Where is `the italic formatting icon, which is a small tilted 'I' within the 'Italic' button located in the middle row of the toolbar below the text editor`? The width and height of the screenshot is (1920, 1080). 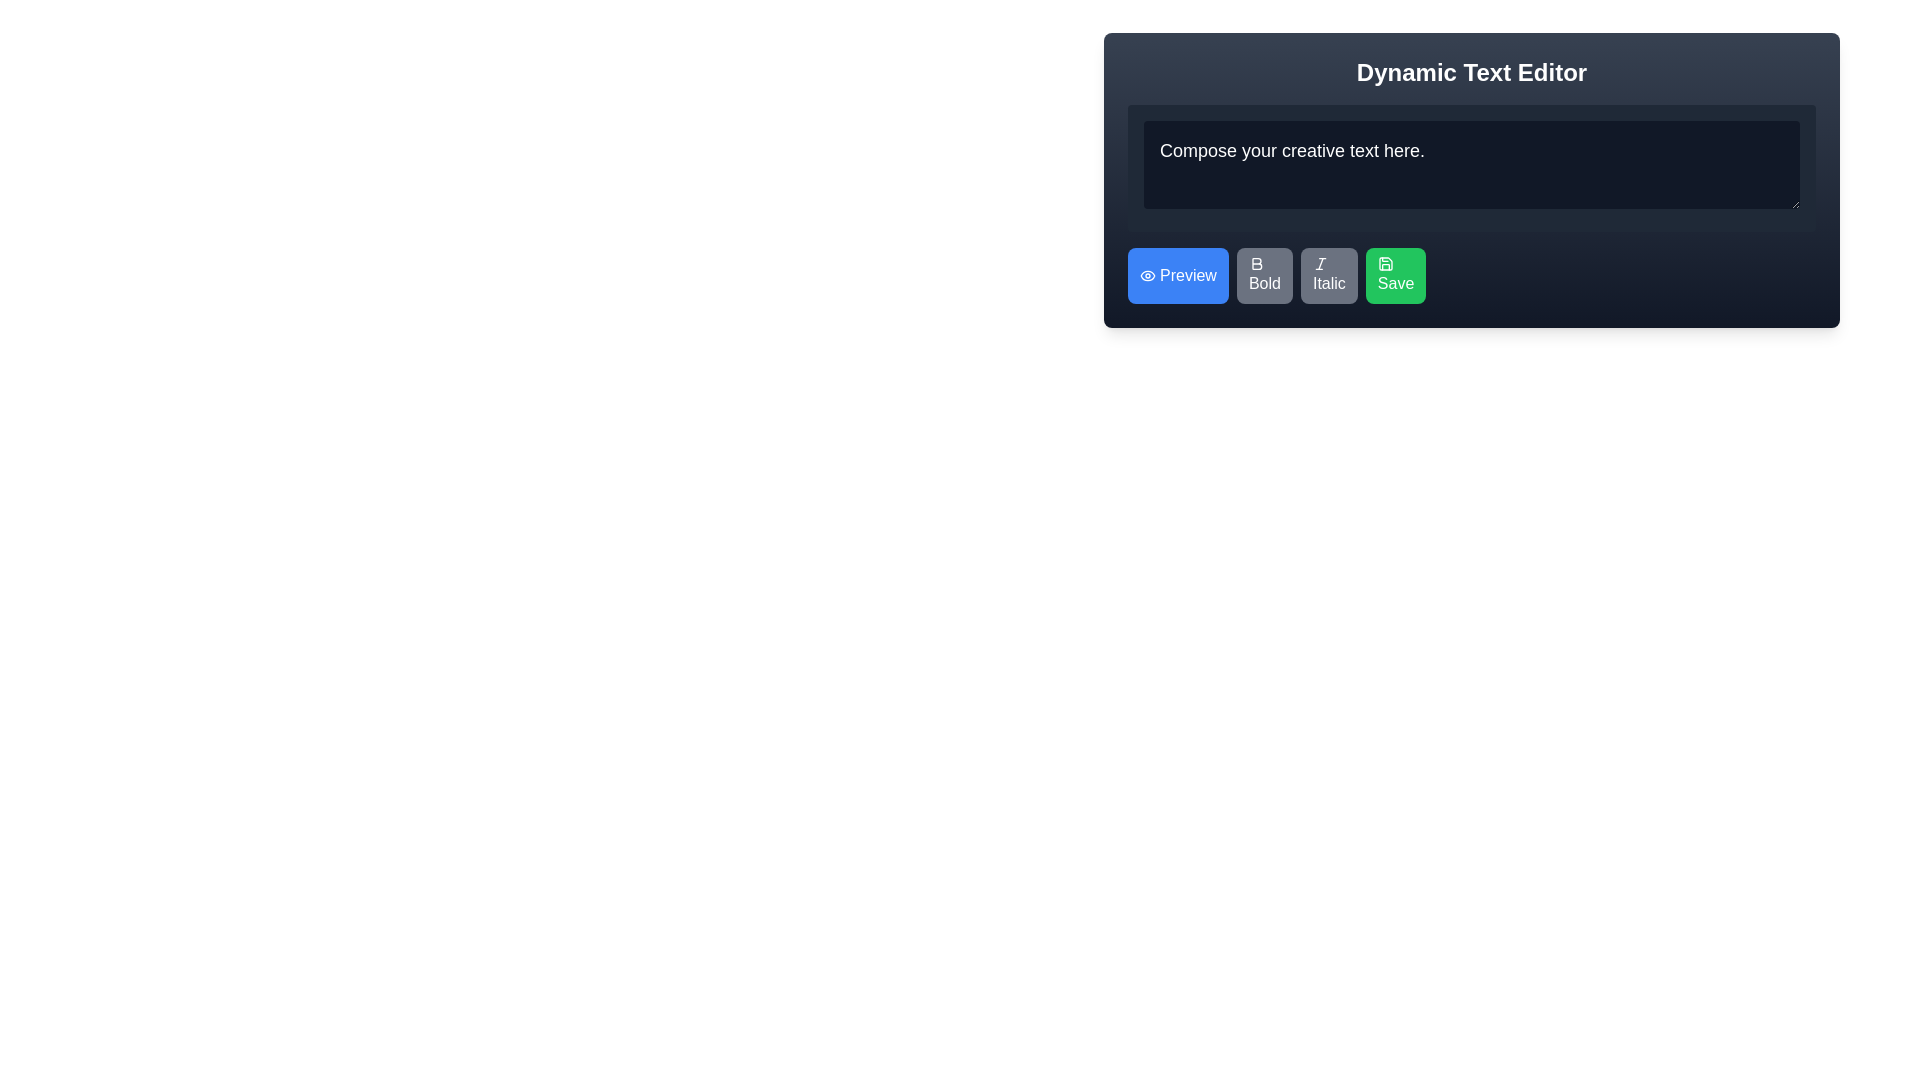 the italic formatting icon, which is a small tilted 'I' within the 'Italic' button located in the middle row of the toolbar below the text editor is located at coordinates (1320, 262).